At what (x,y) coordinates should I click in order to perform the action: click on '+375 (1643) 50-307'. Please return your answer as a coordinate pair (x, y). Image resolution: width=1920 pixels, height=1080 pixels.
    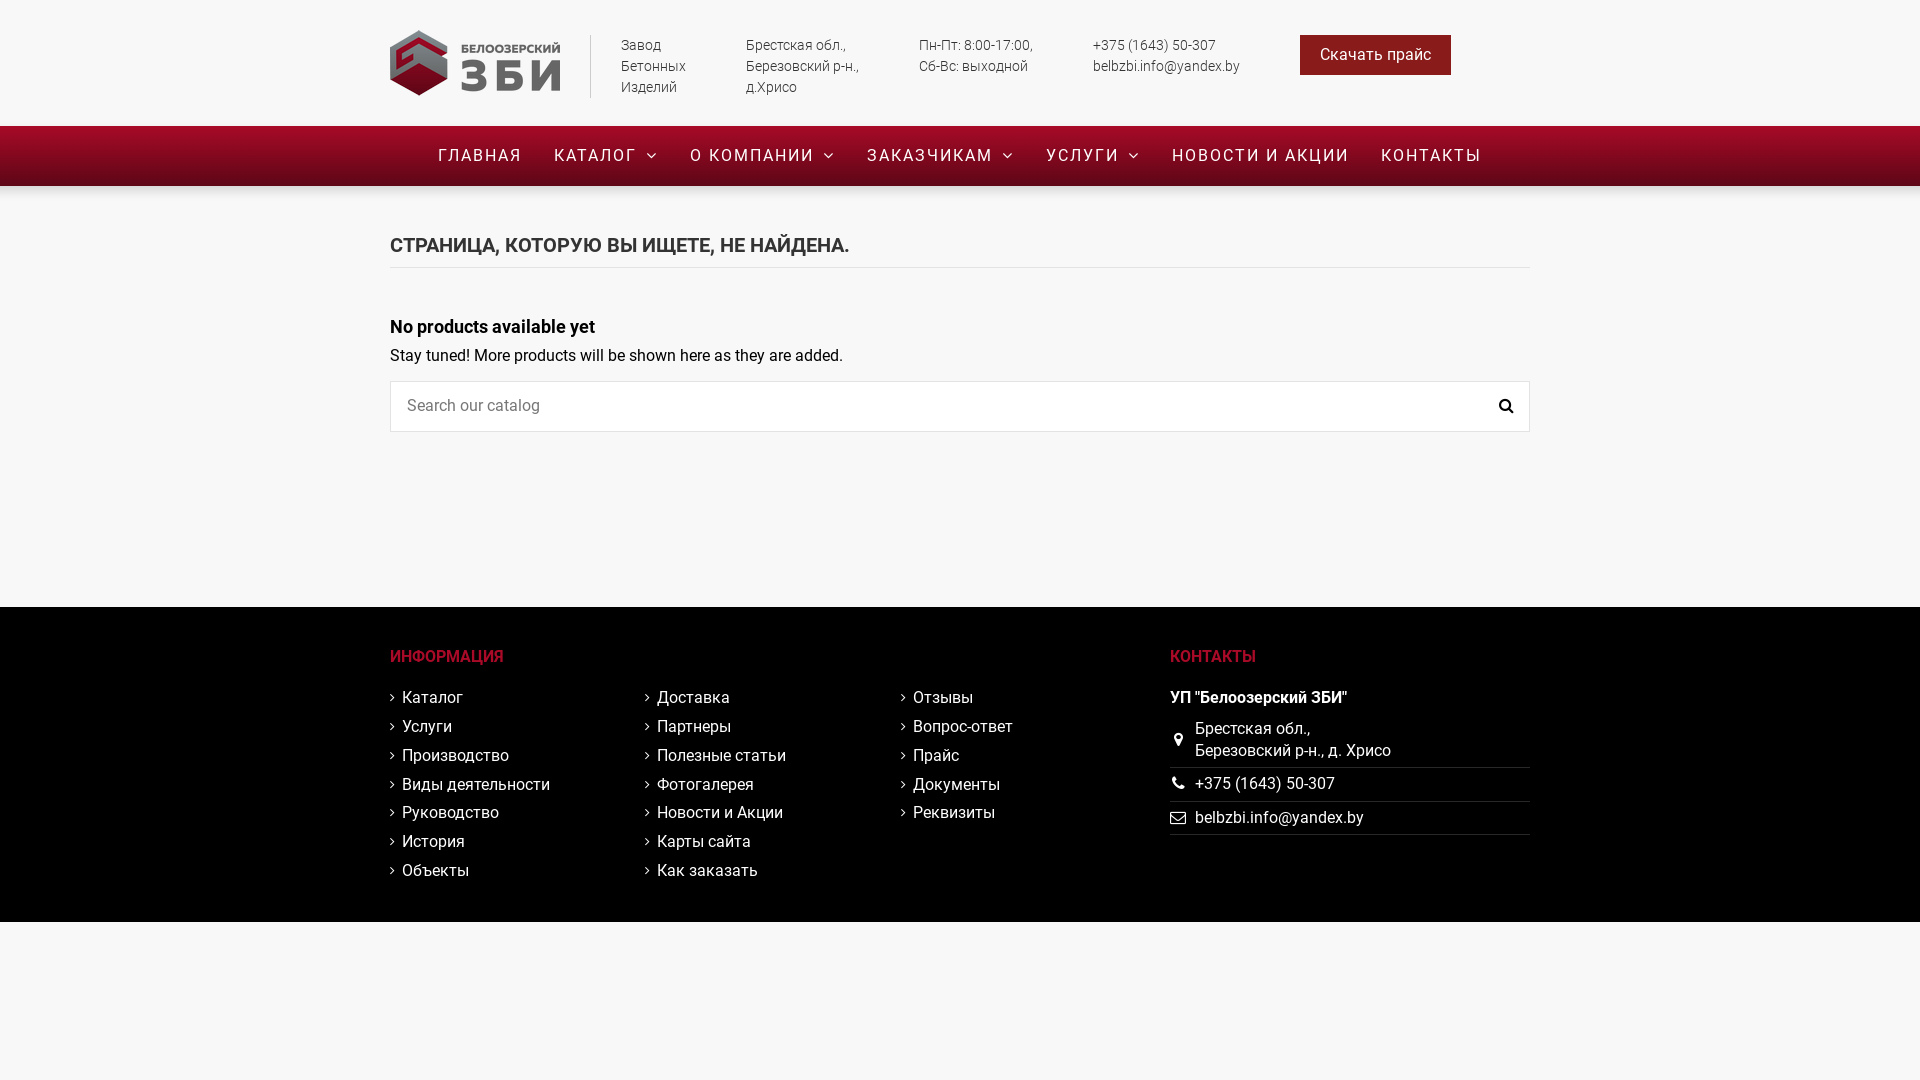
    Looking at the image, I should click on (1264, 782).